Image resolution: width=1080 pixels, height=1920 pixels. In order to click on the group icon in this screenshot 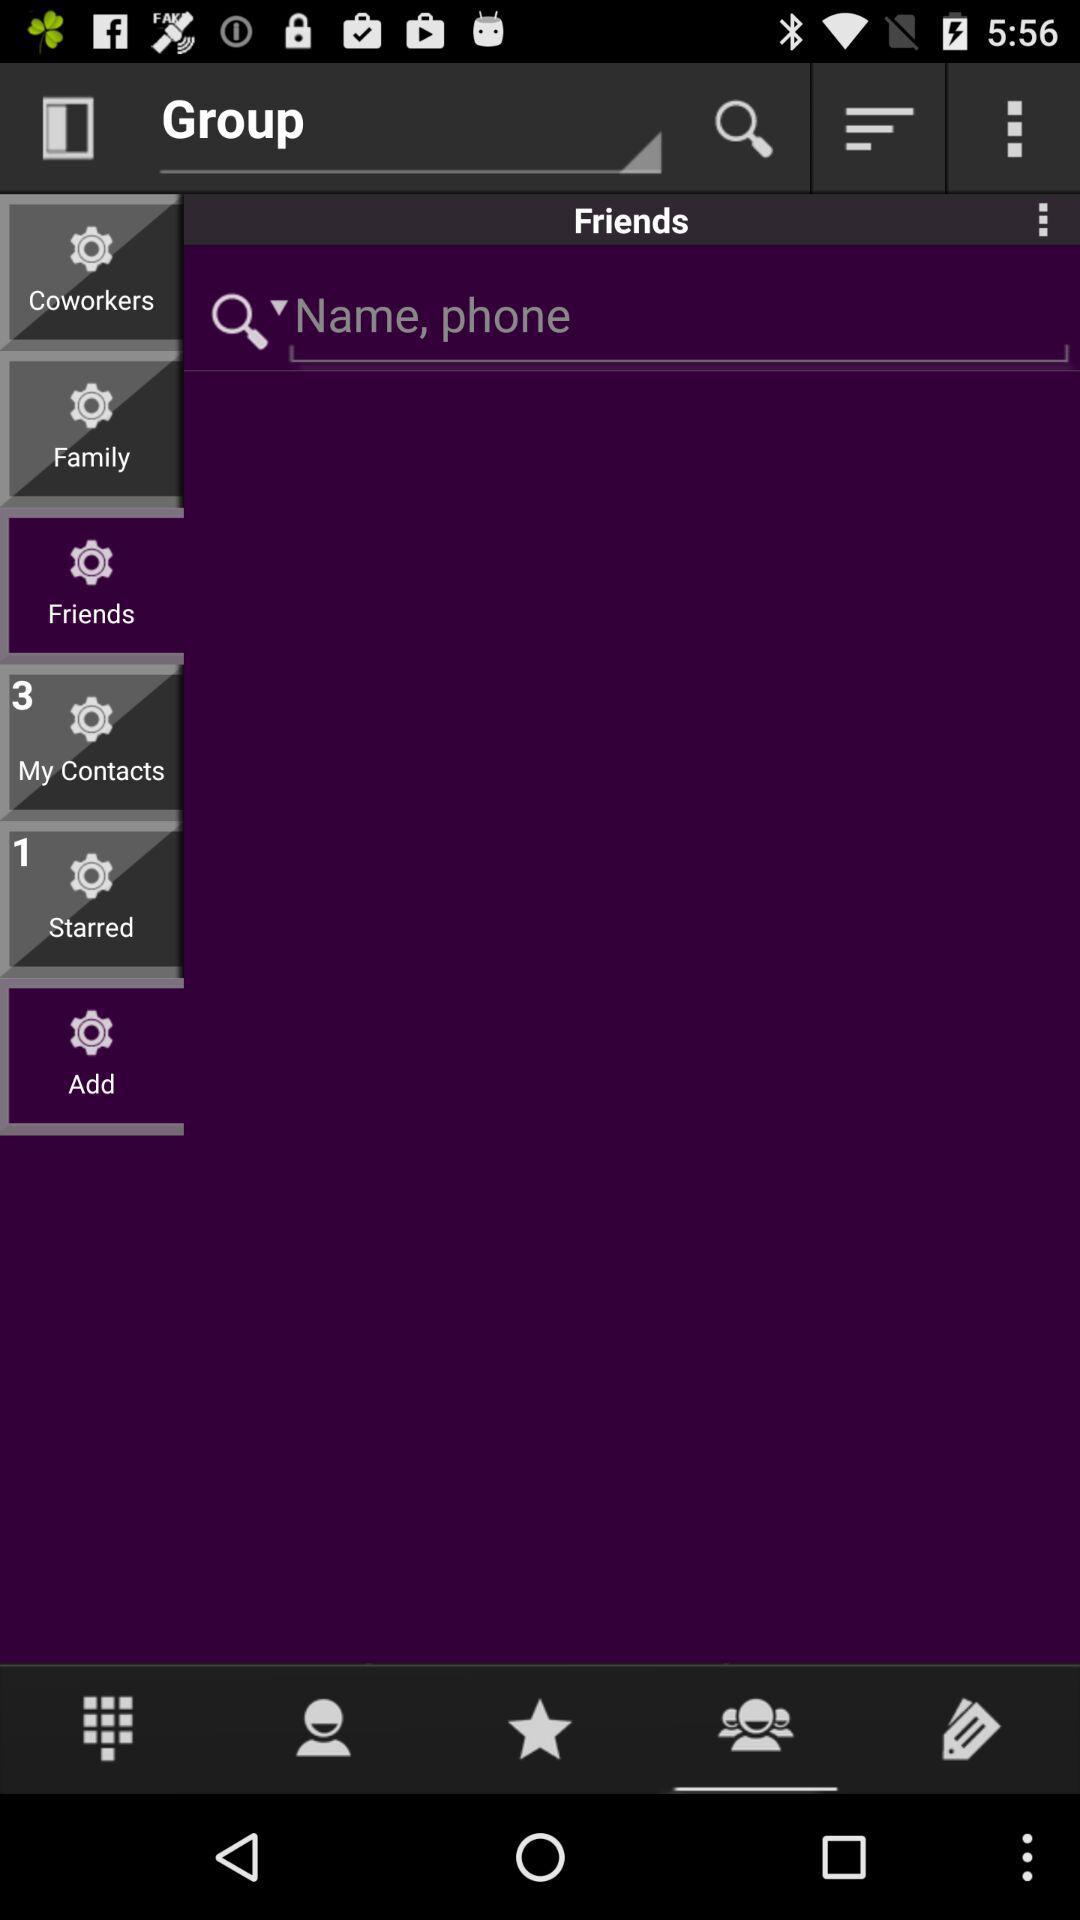, I will do `click(756, 1848)`.